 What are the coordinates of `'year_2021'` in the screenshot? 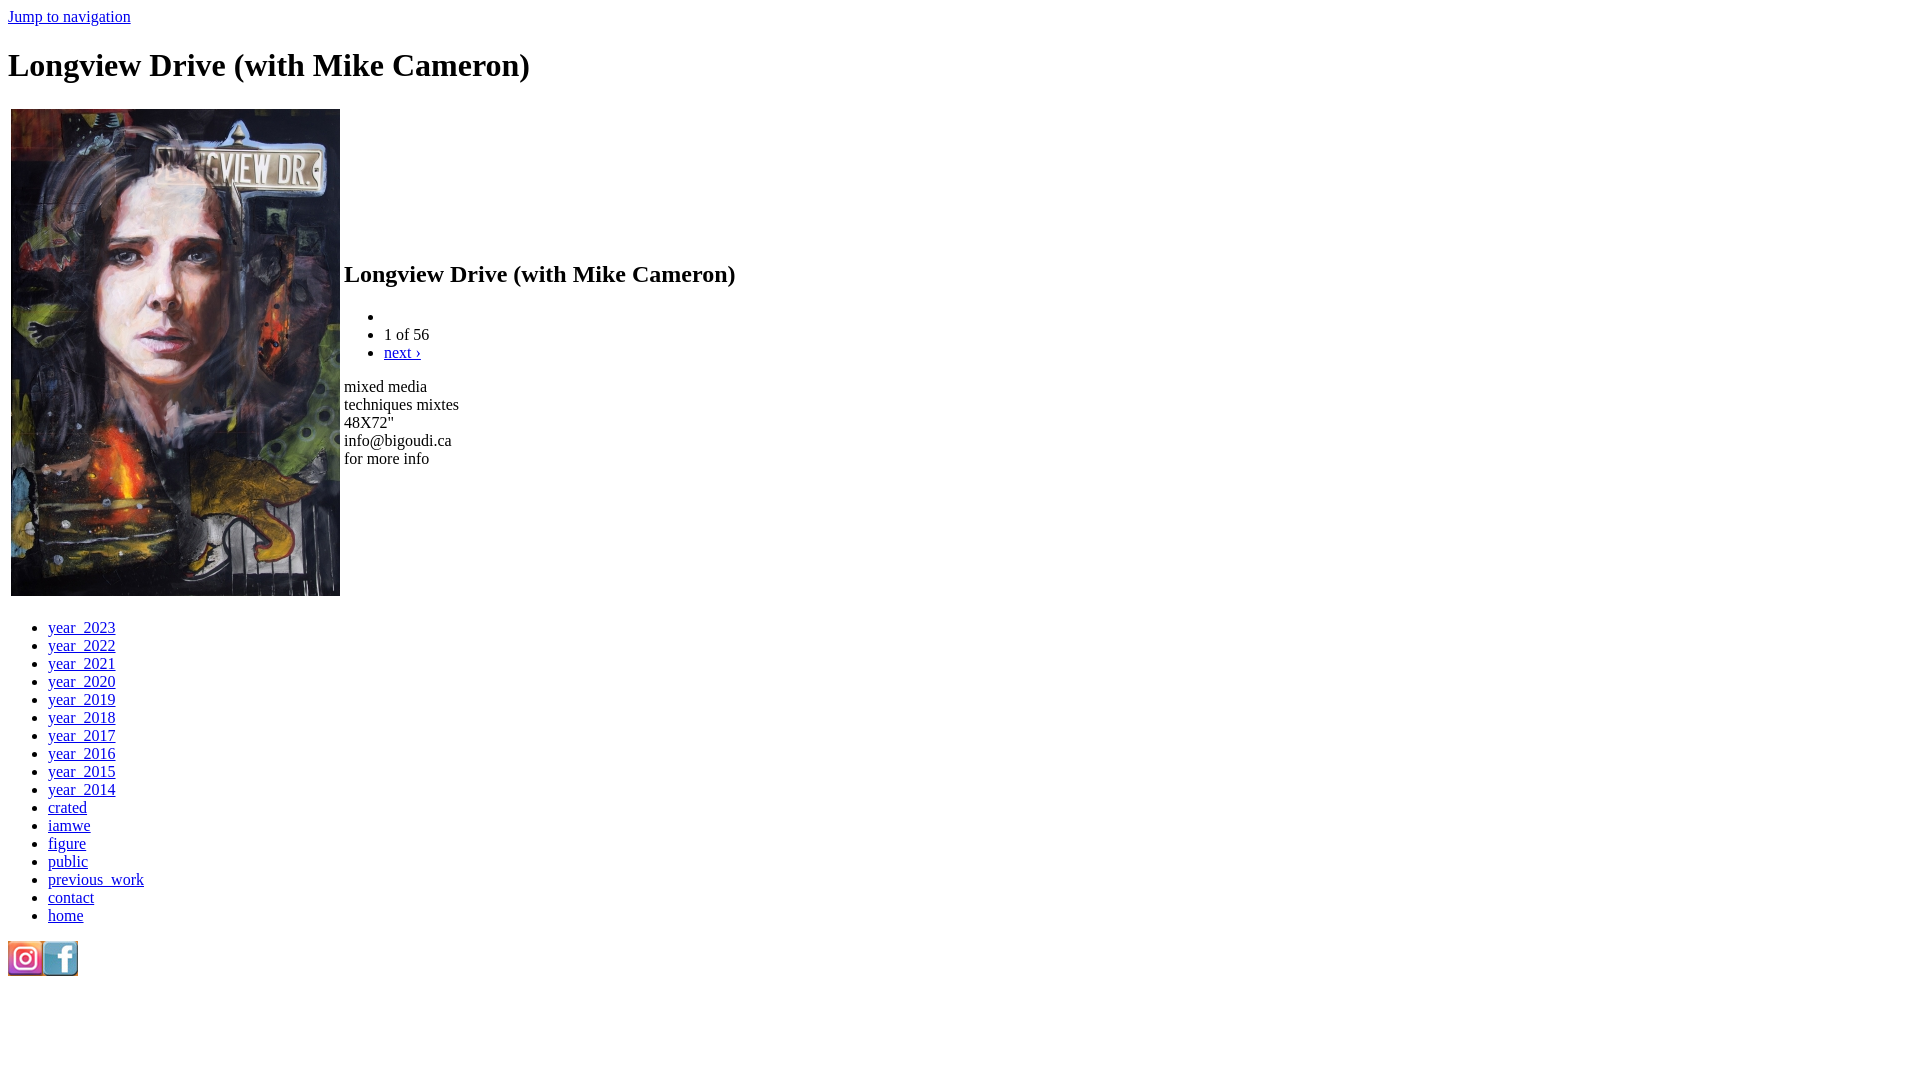 It's located at (80, 663).